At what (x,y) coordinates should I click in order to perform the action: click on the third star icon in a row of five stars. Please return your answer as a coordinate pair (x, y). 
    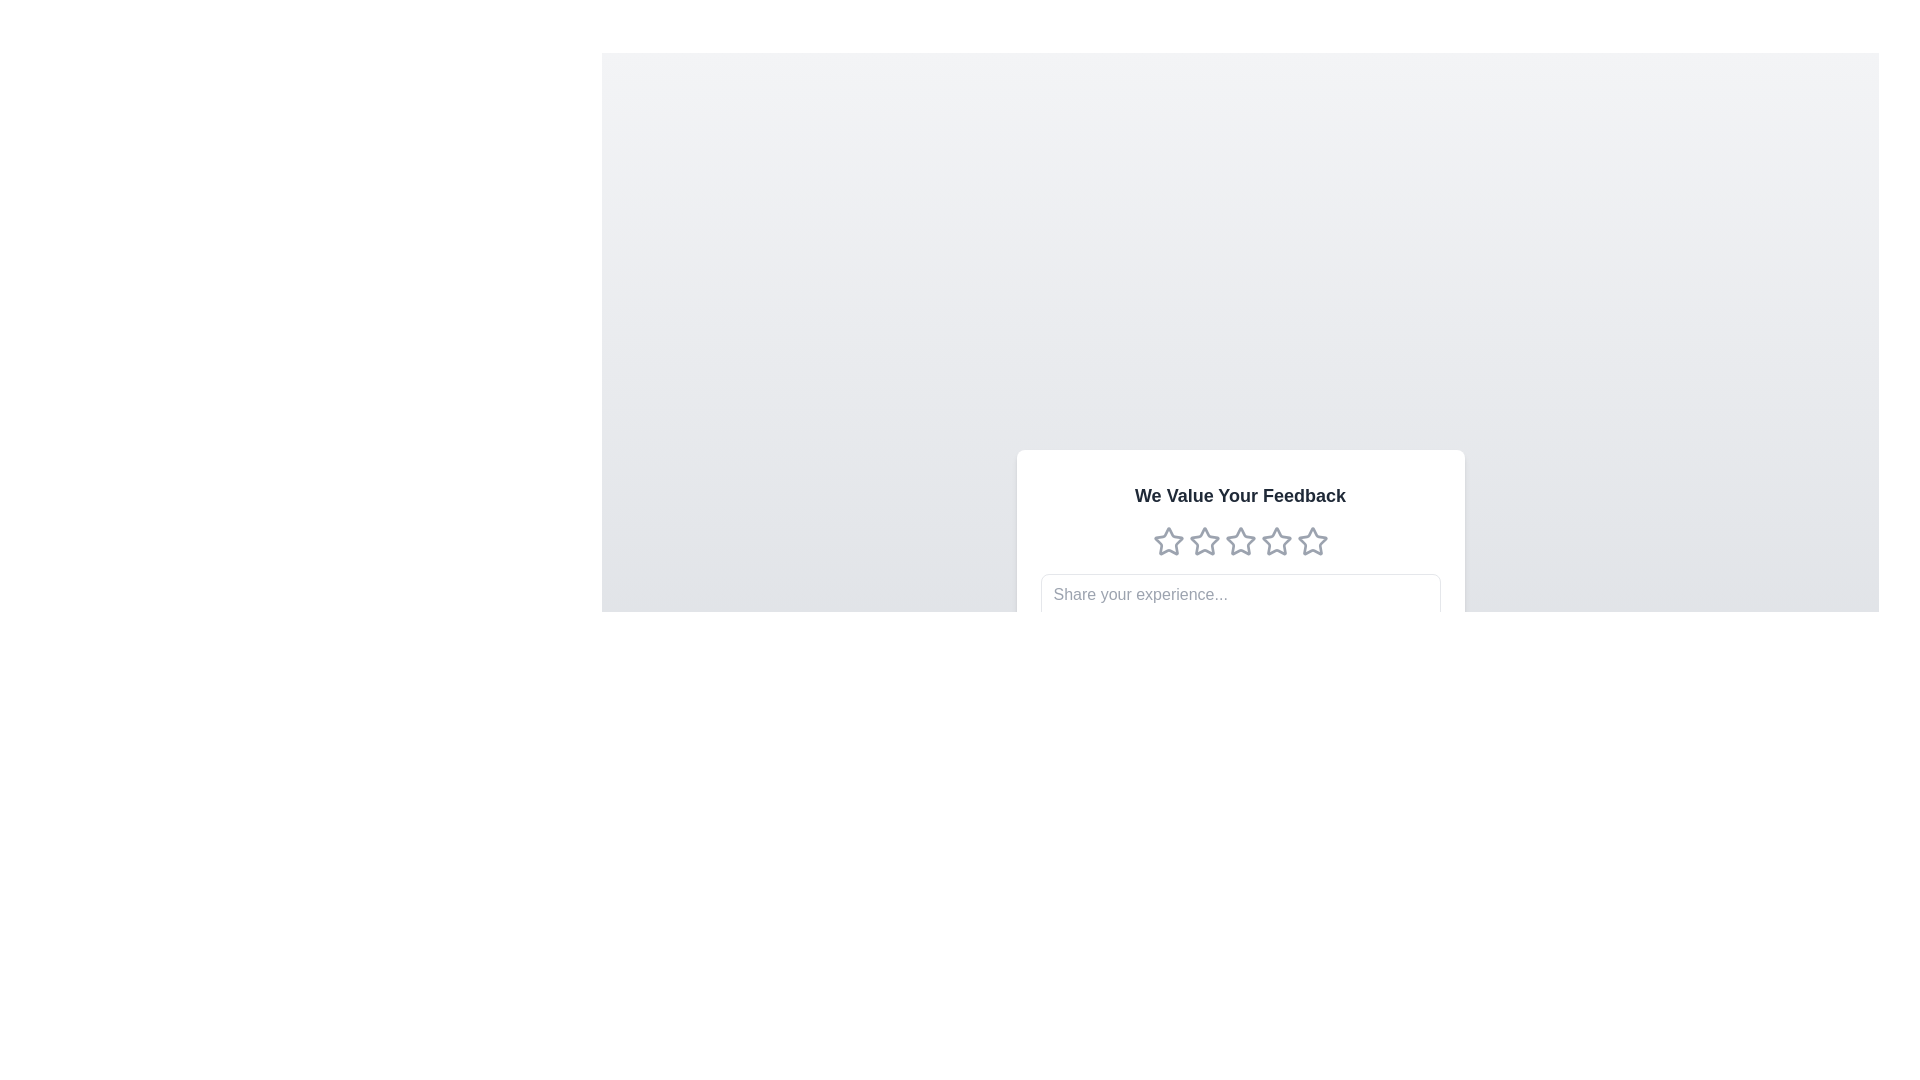
    Looking at the image, I should click on (1203, 542).